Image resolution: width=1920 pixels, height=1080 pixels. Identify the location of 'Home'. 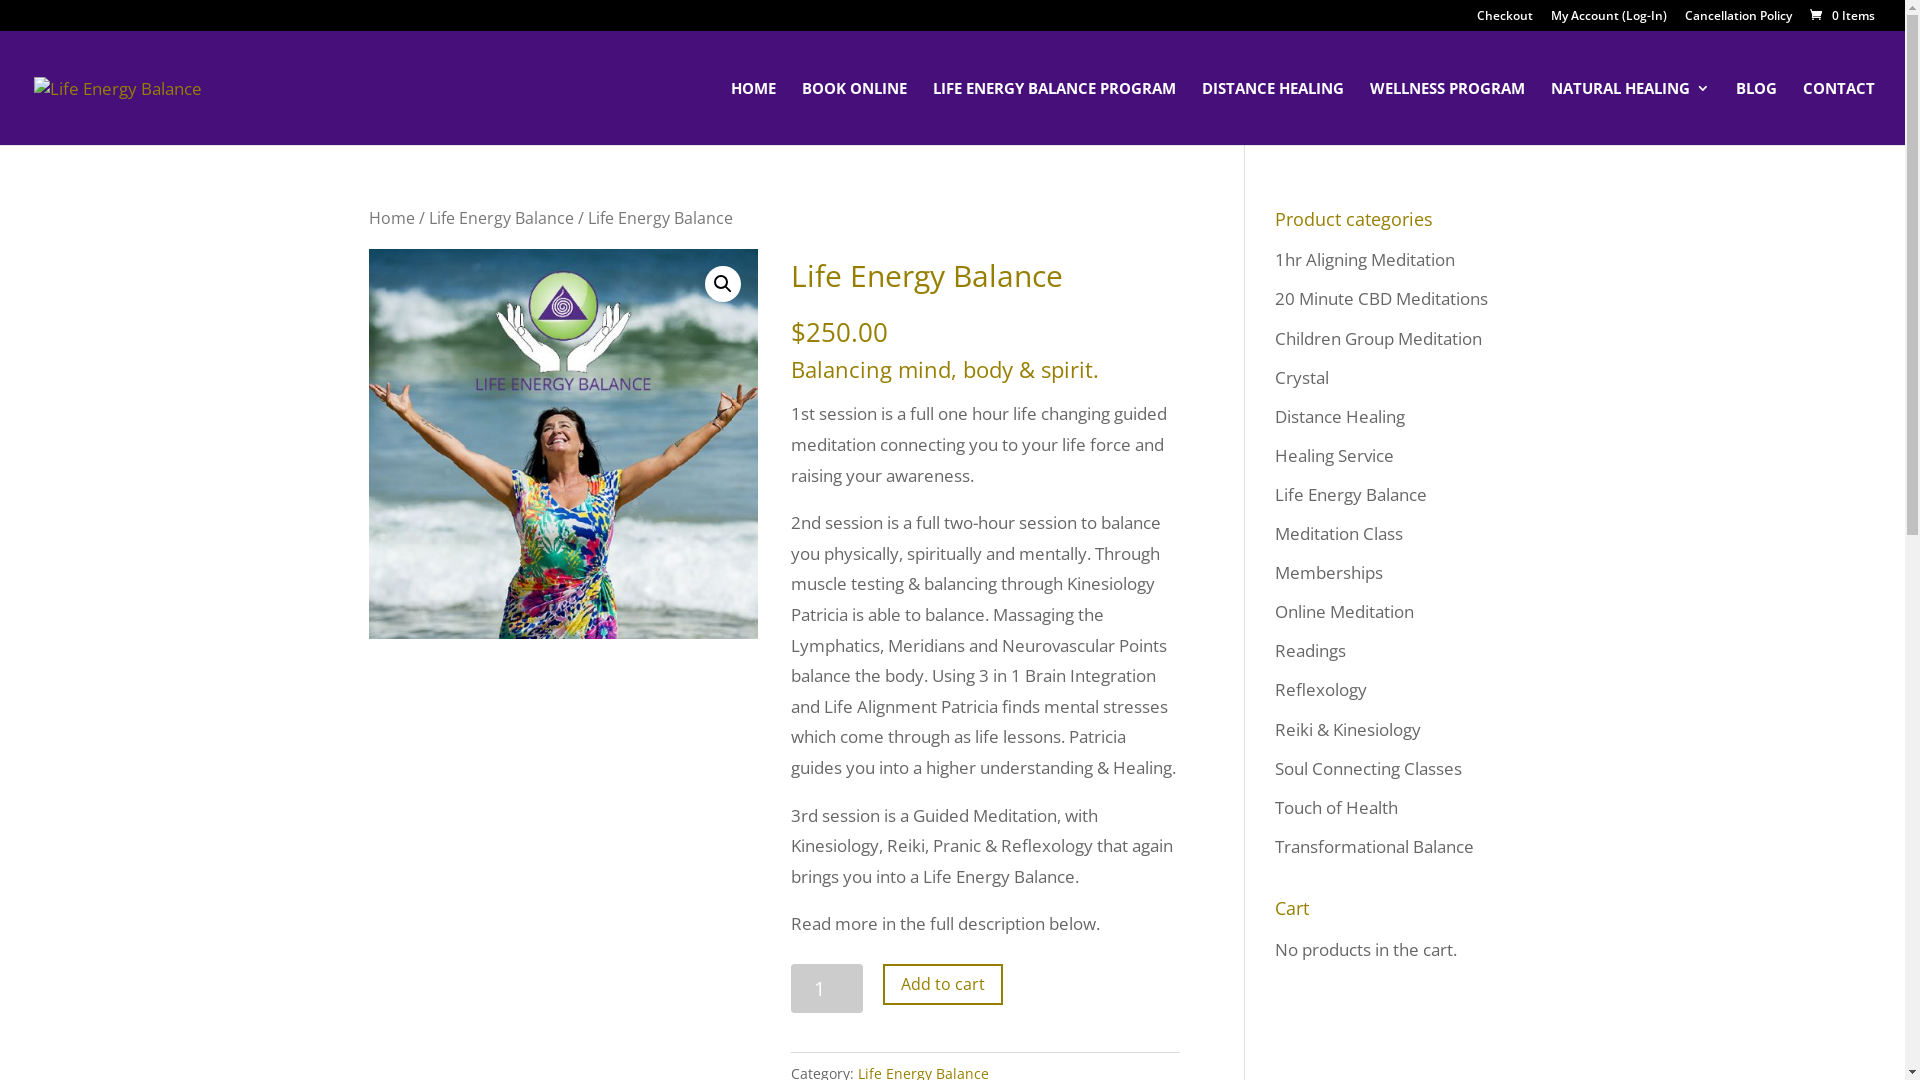
(390, 218).